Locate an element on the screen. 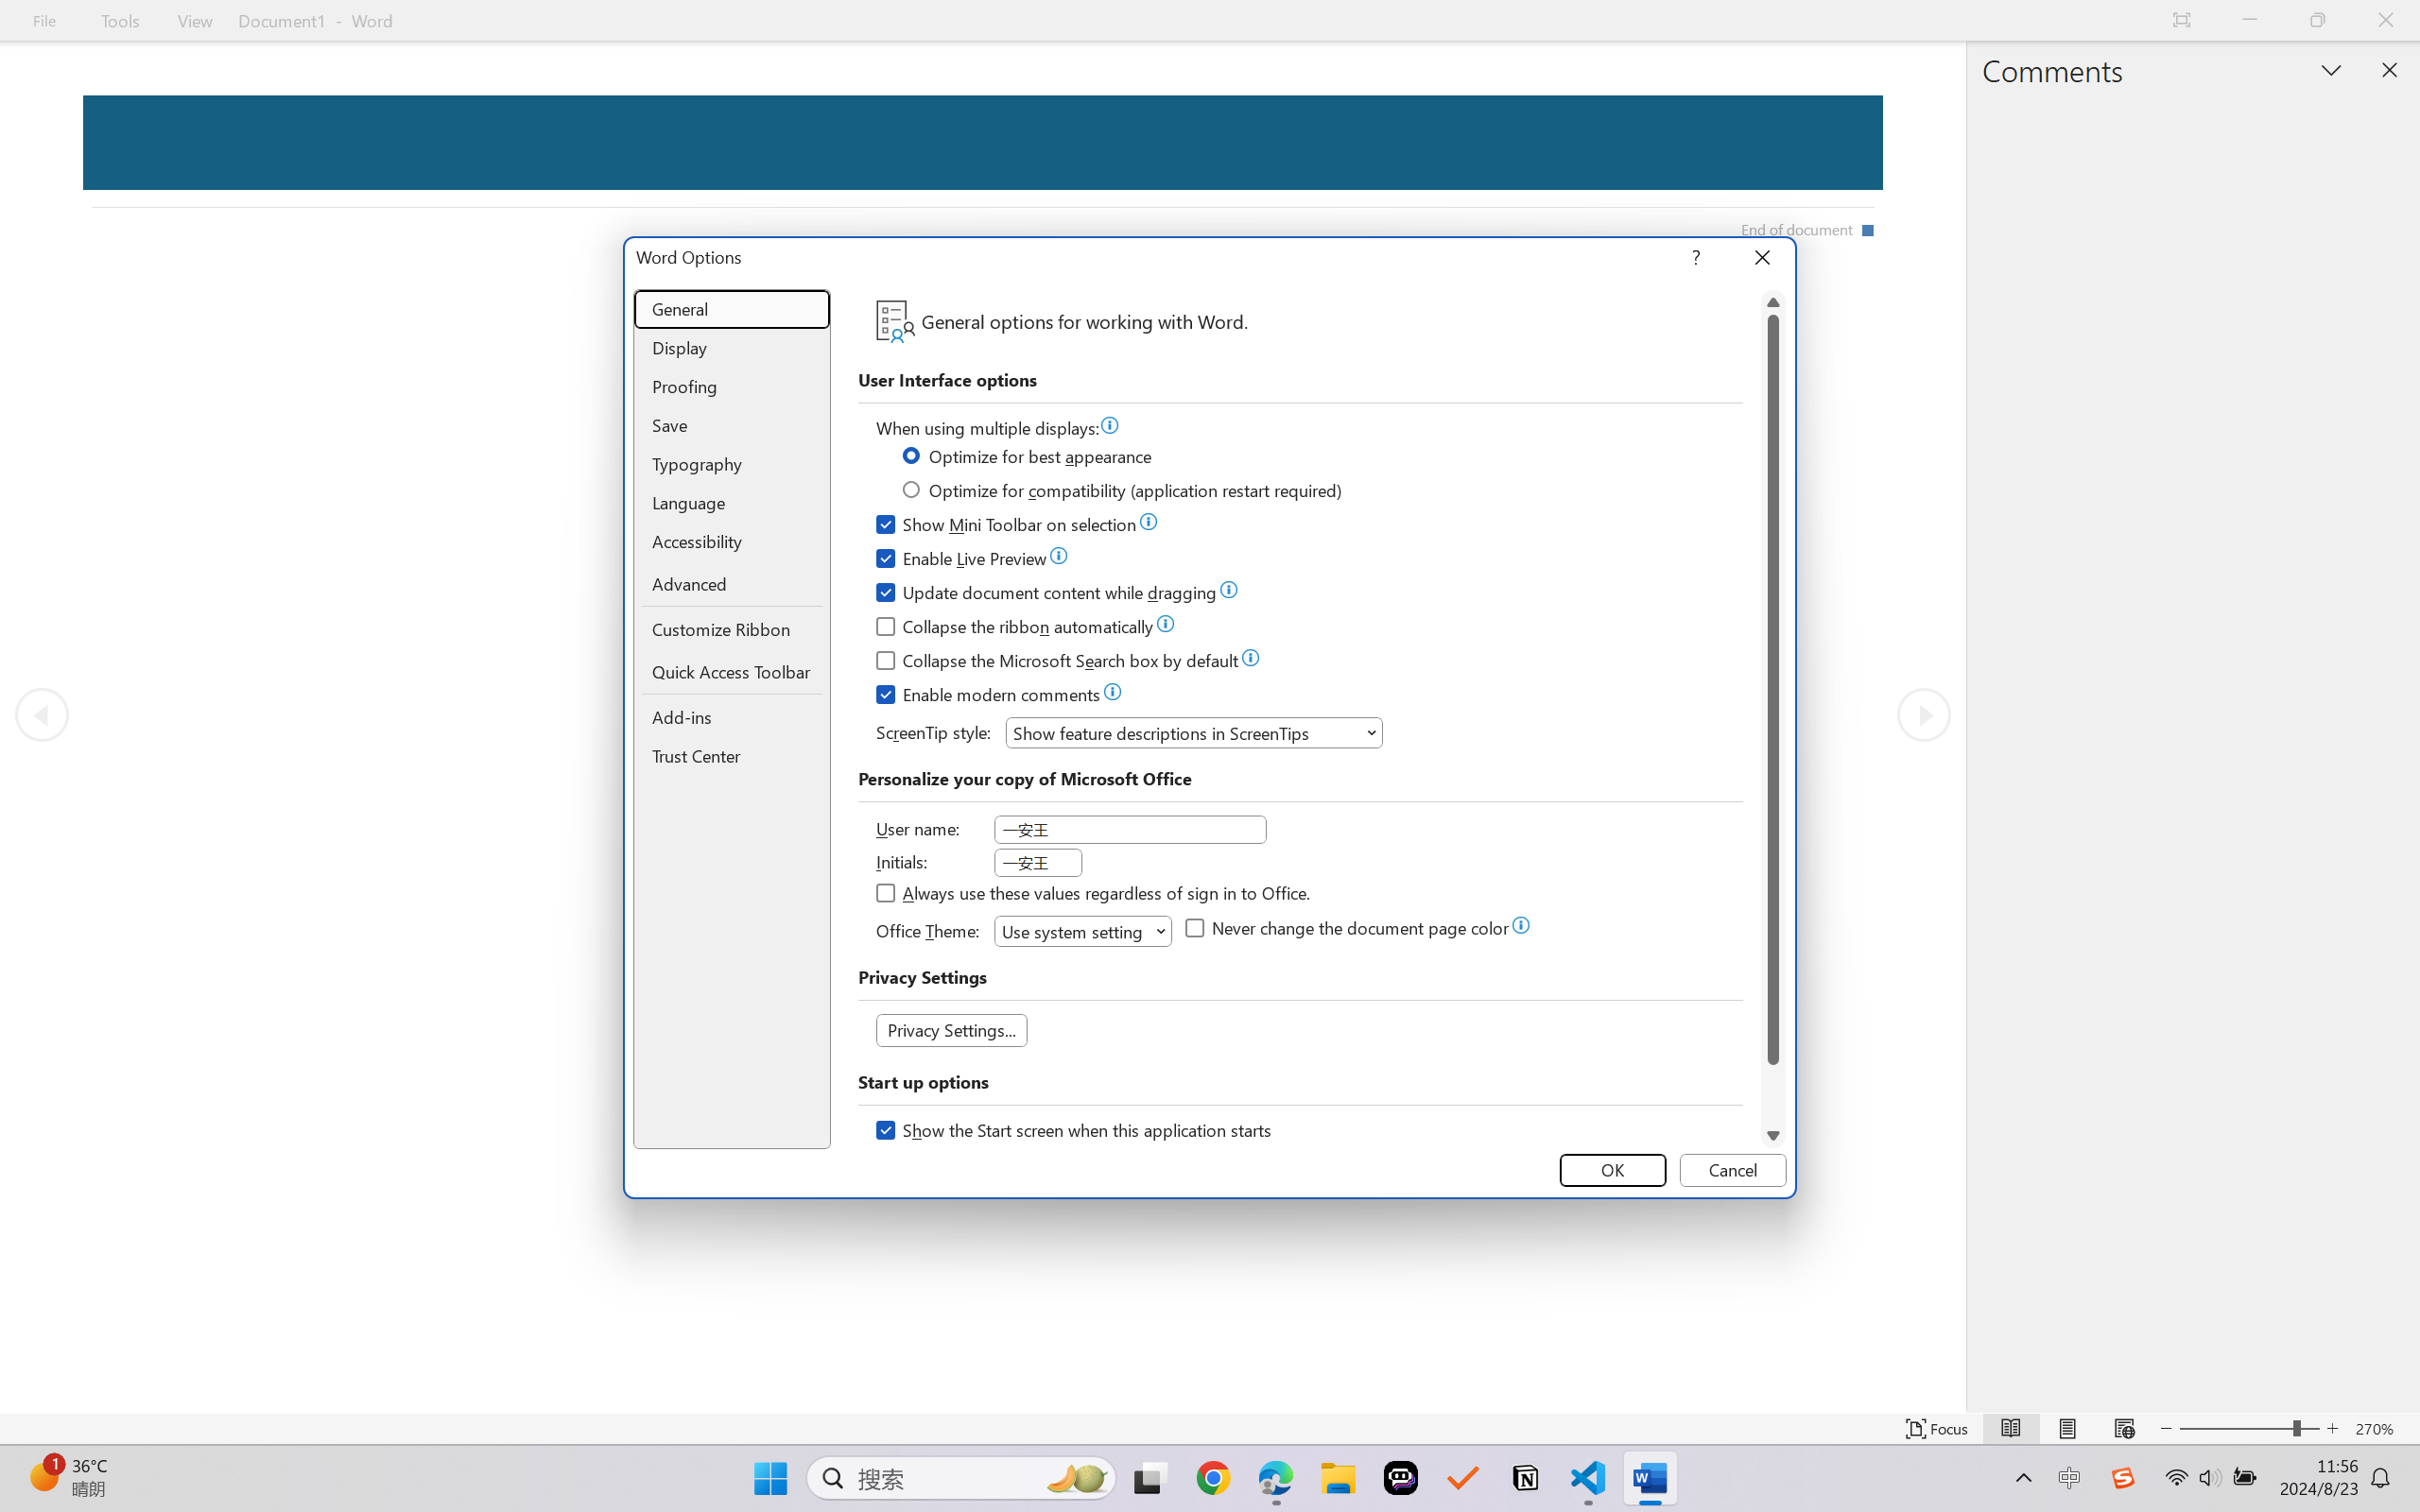 The image size is (2420, 1512). 'Display' is located at coordinates (732, 348).